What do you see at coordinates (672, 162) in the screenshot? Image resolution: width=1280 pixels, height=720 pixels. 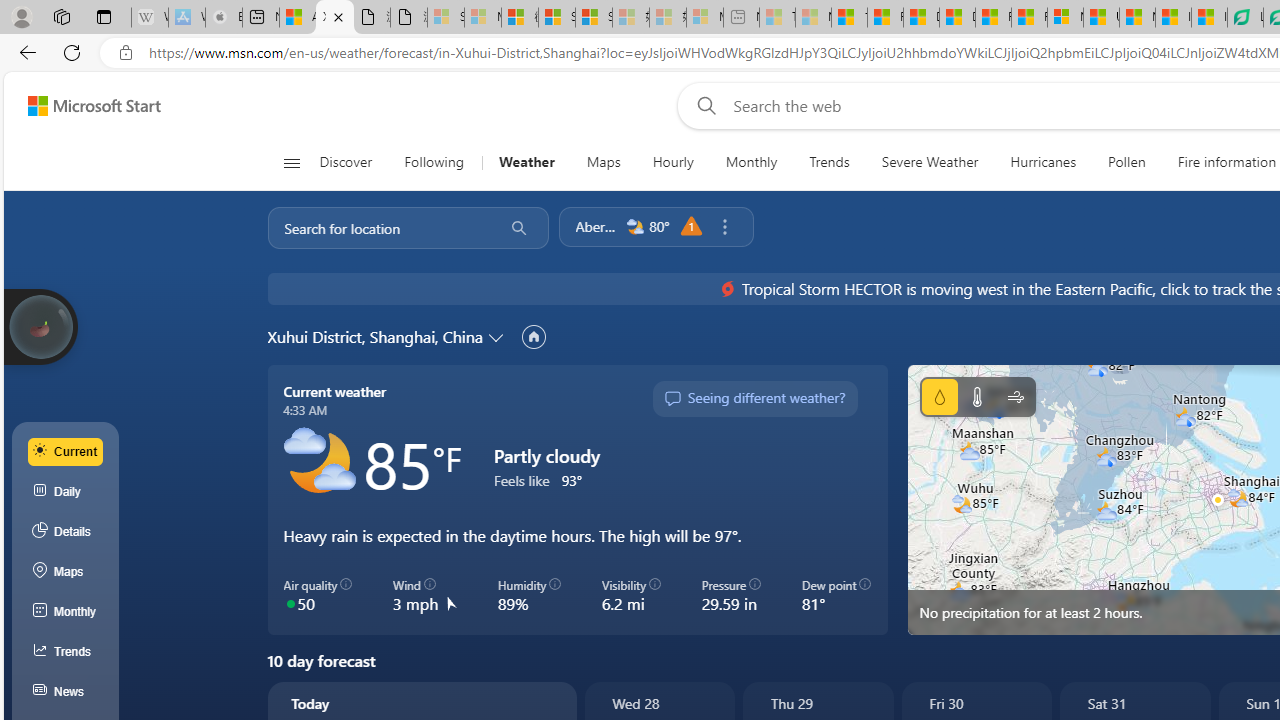 I see `'Hourly'` at bounding box center [672, 162].